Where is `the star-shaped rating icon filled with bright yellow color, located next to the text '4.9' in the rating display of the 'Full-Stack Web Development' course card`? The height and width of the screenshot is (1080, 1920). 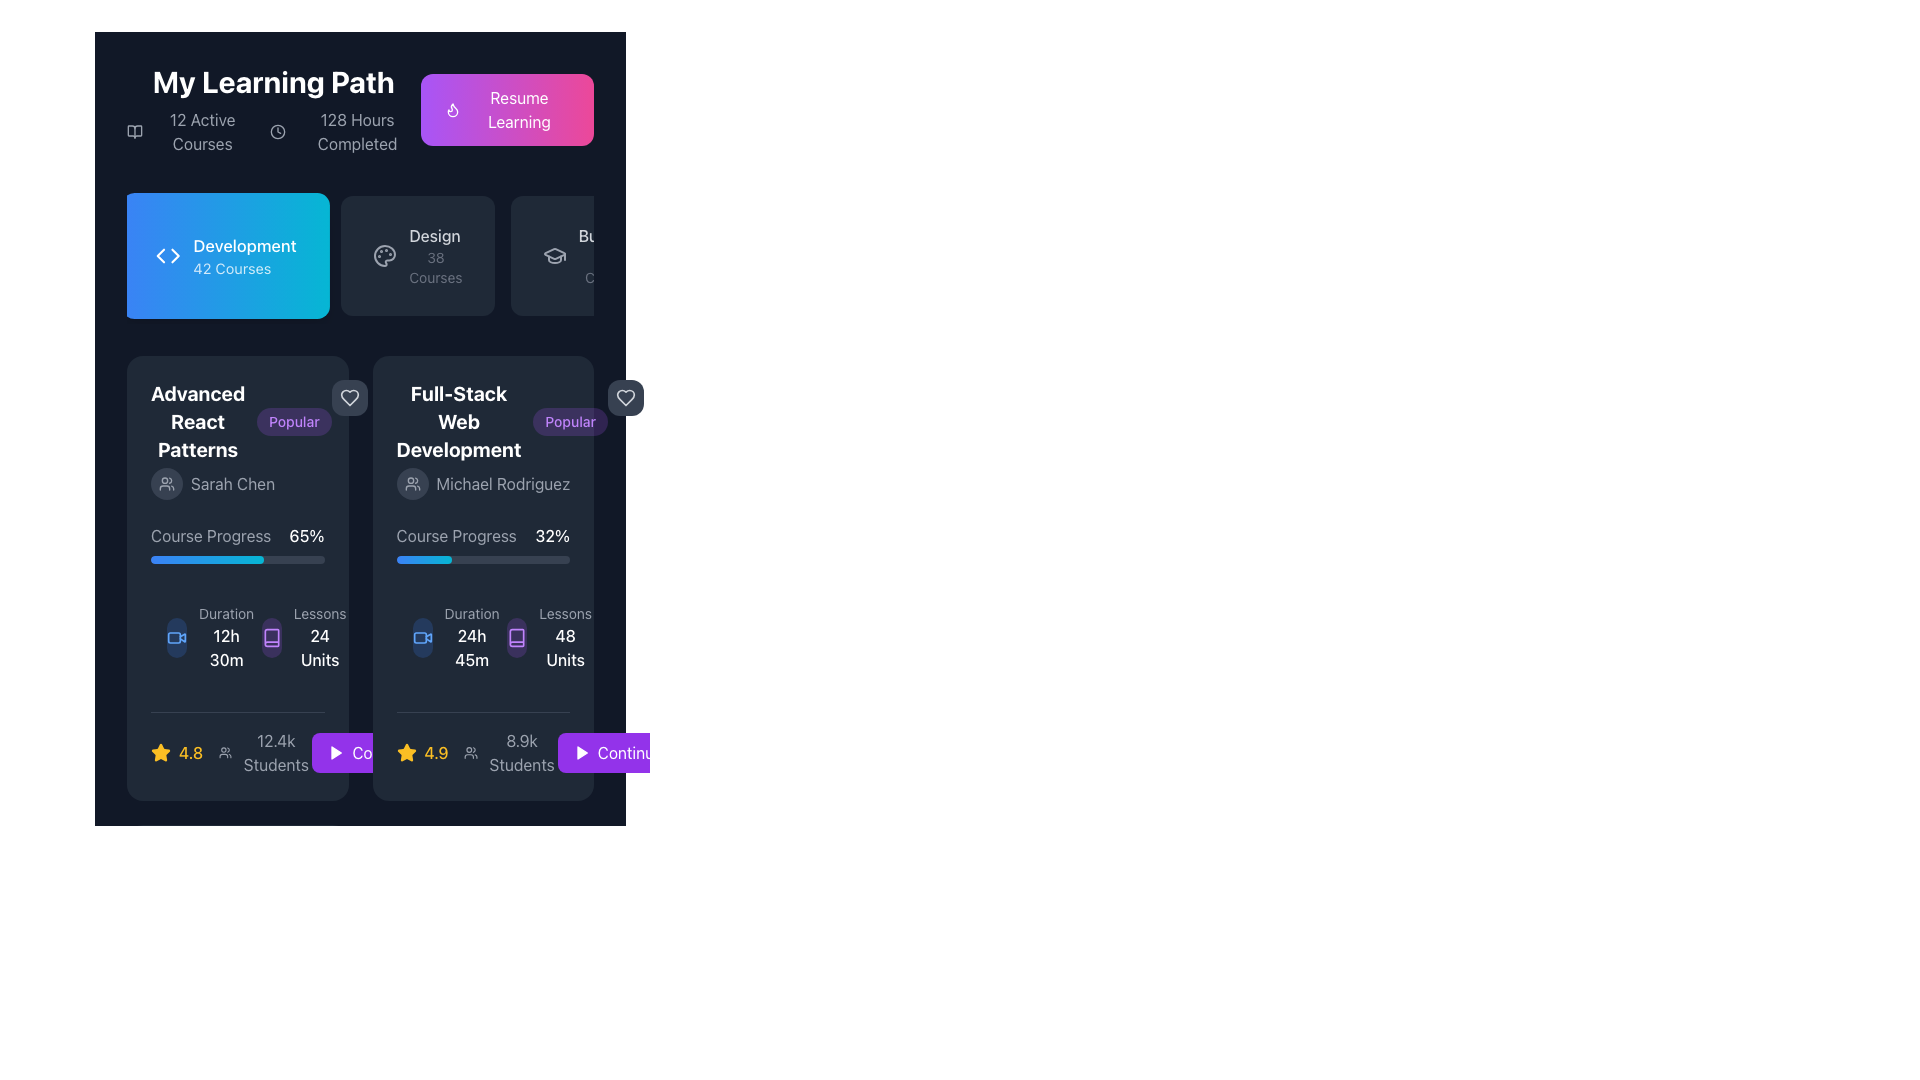 the star-shaped rating icon filled with bright yellow color, located next to the text '4.9' in the rating display of the 'Full-Stack Web Development' course card is located at coordinates (405, 752).